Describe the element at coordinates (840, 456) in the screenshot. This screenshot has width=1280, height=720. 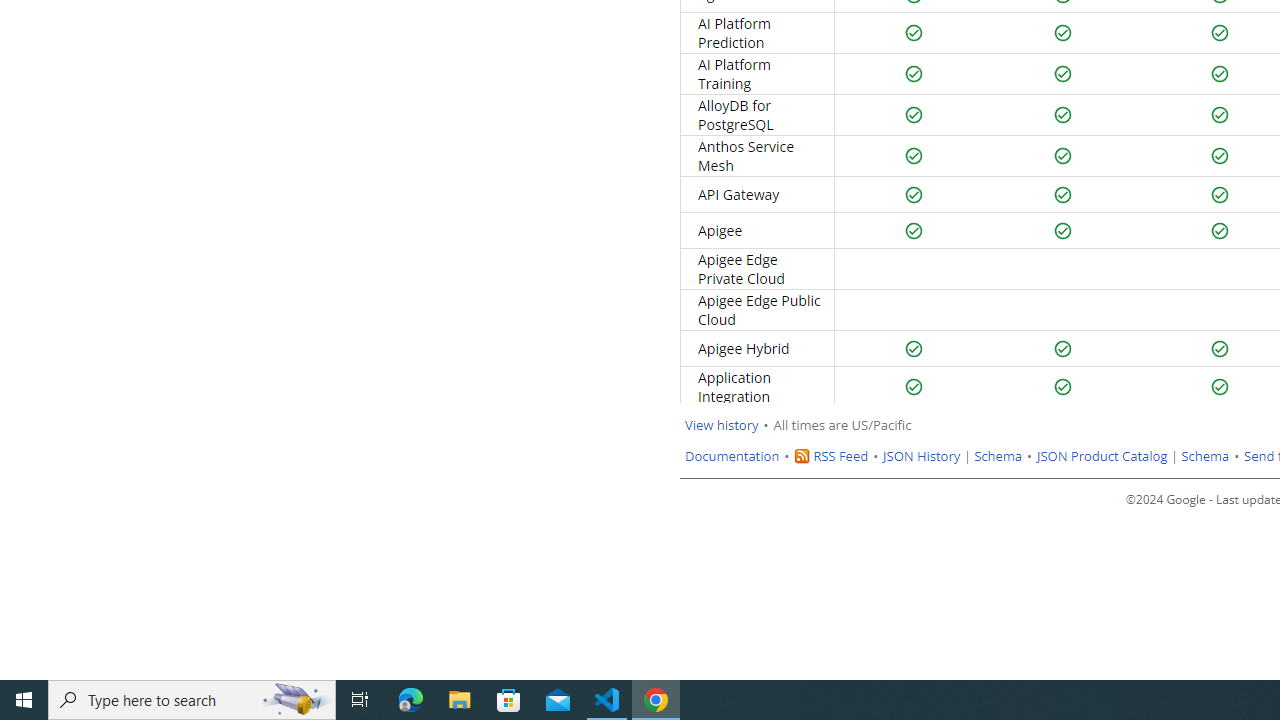
I see `'RSS Feed'` at that location.